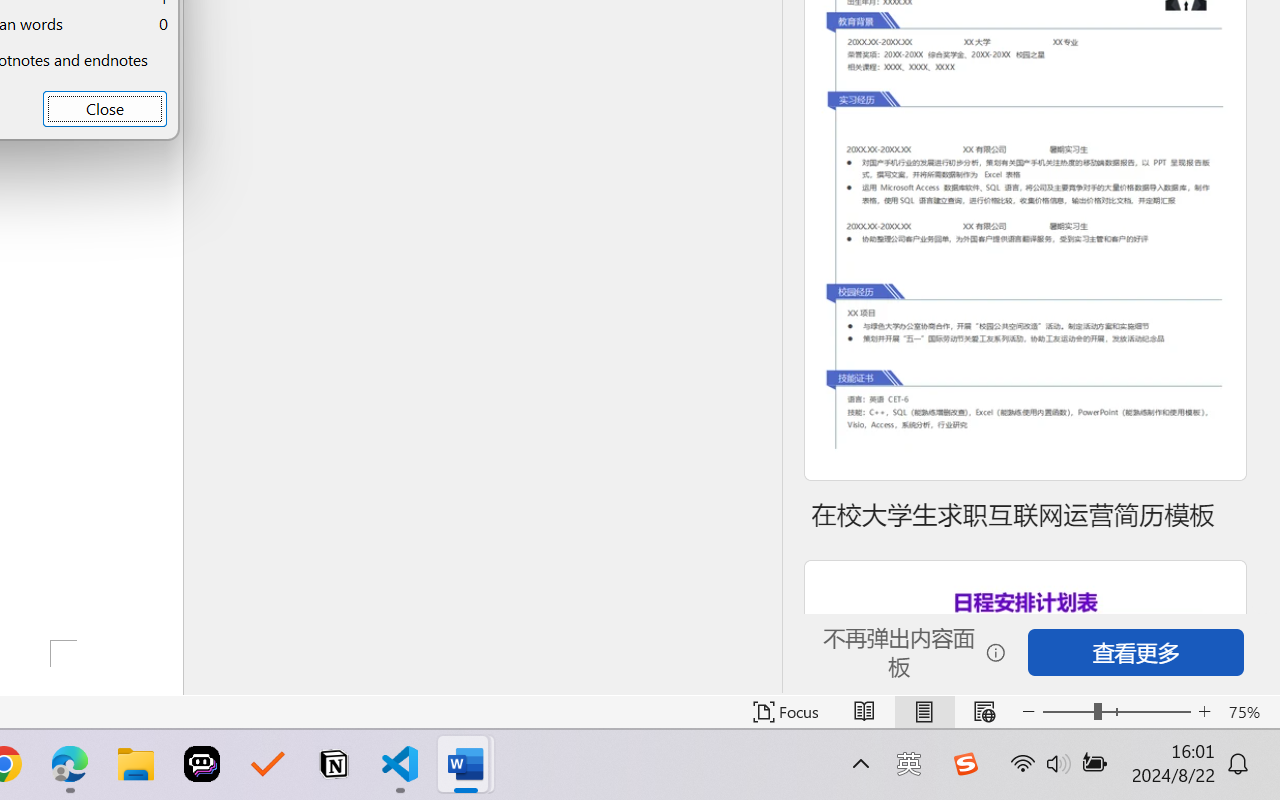 This screenshot has width=1280, height=800. Describe the element at coordinates (334, 764) in the screenshot. I see `'Notion'` at that location.